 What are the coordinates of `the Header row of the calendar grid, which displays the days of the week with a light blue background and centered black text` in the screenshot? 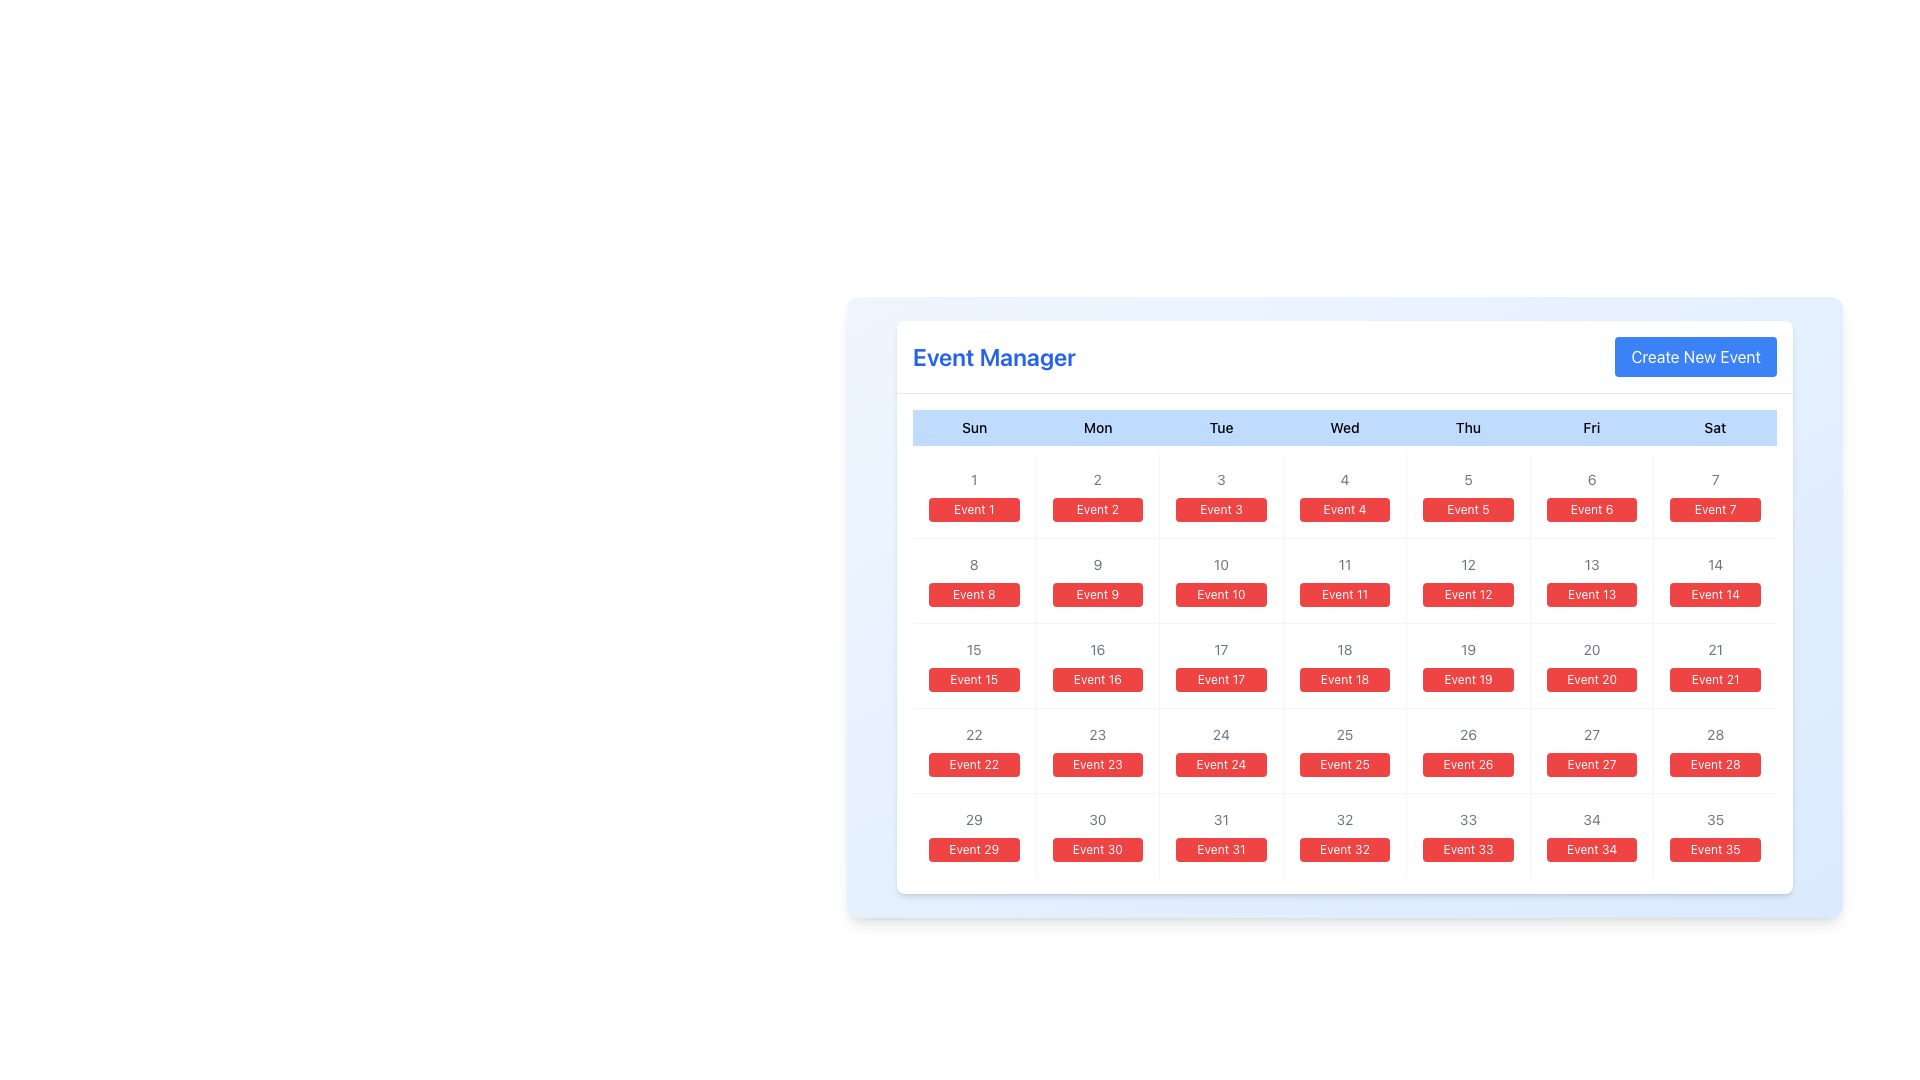 It's located at (1344, 427).